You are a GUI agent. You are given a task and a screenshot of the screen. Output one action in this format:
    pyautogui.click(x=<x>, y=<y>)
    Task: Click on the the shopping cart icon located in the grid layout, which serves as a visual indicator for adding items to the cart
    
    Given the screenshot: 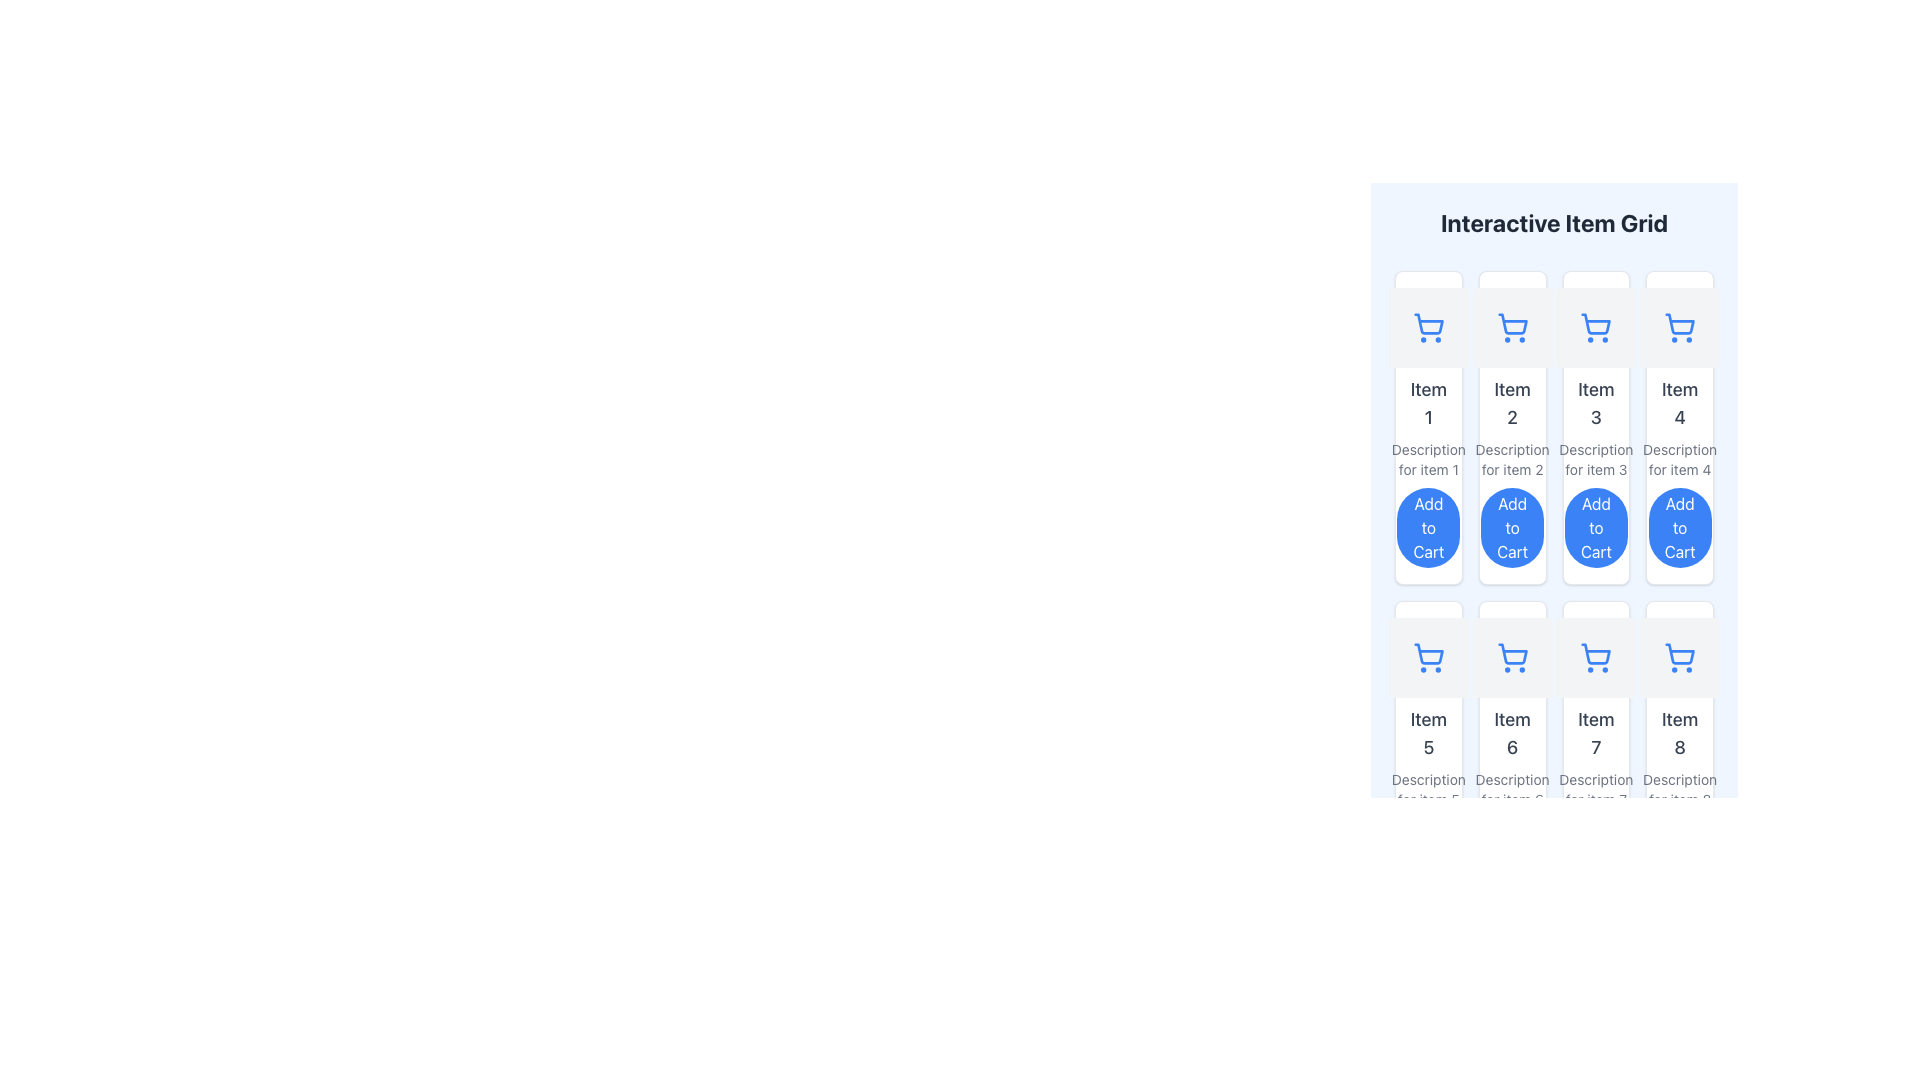 What is the action you would take?
    pyautogui.click(x=1427, y=658)
    